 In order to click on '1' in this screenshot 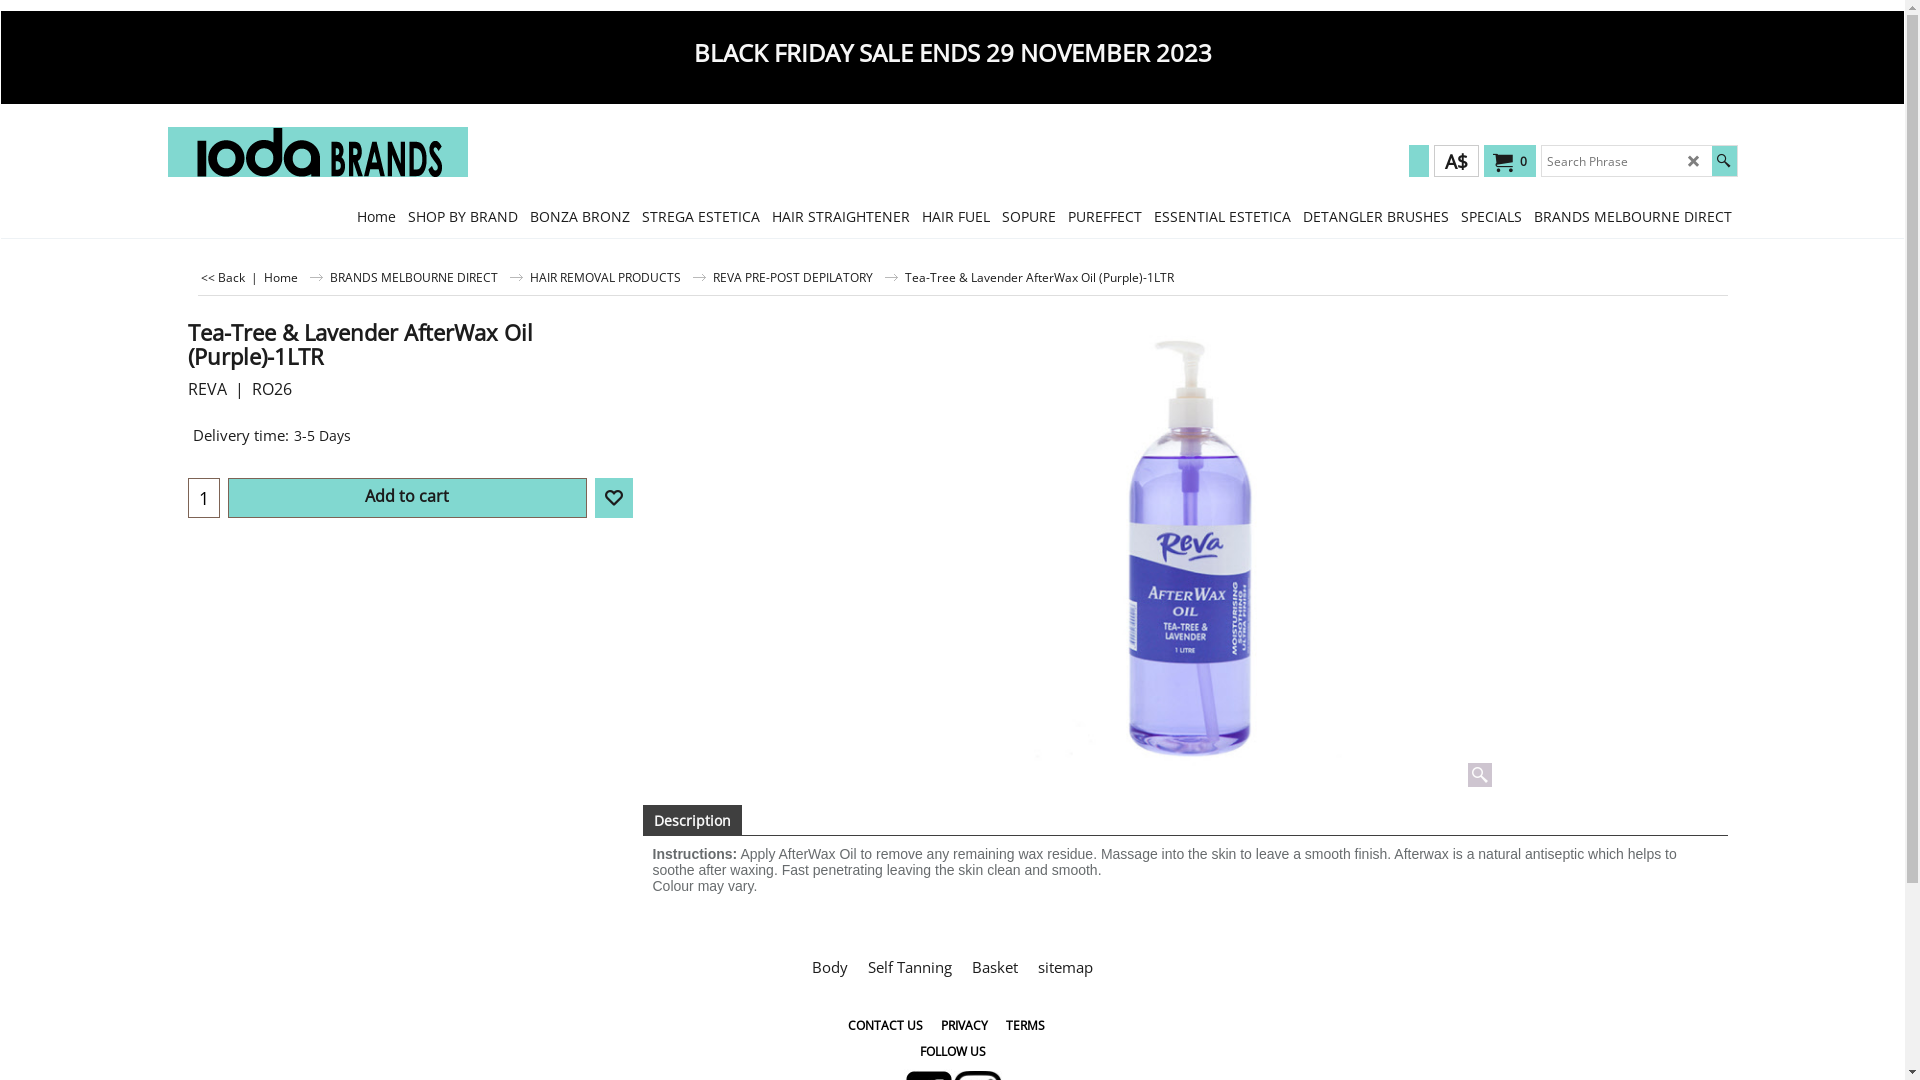, I will do `click(187, 496)`.